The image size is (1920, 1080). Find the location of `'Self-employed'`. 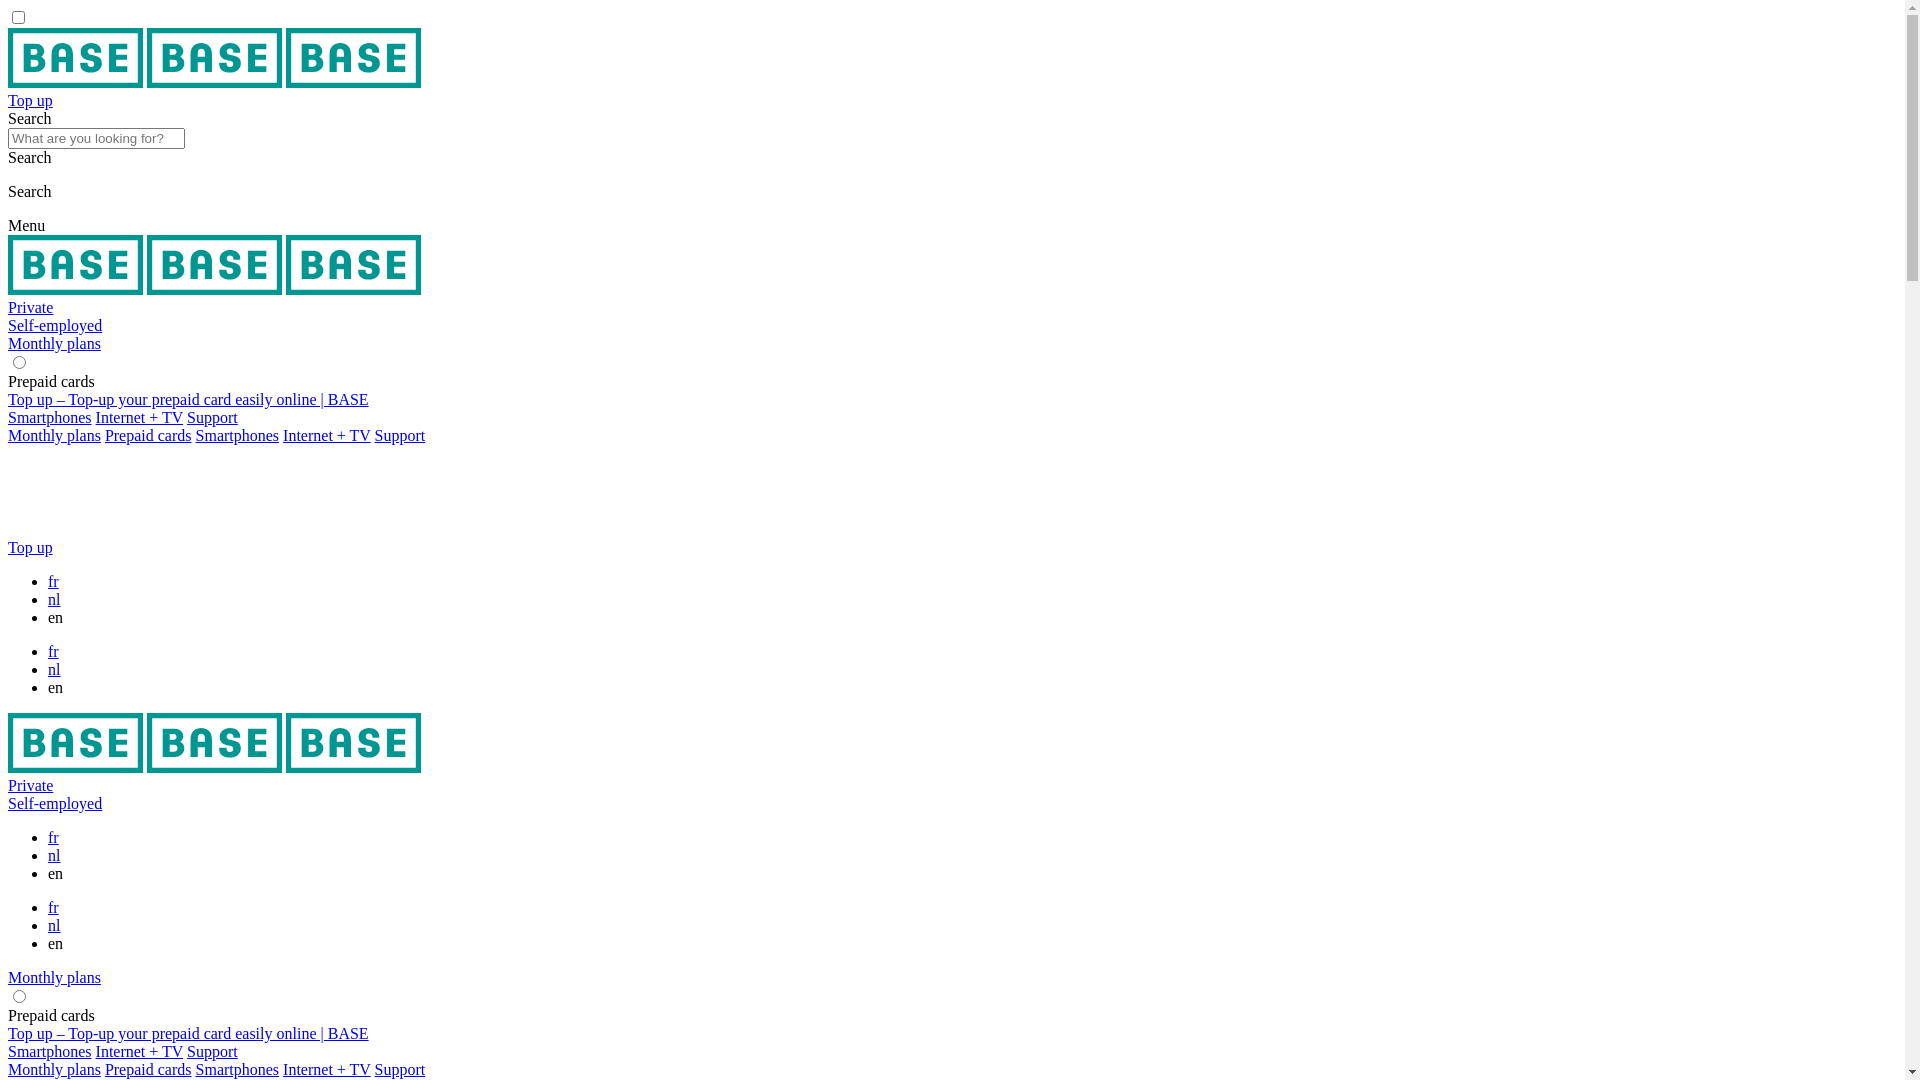

'Self-employed' is located at coordinates (54, 802).